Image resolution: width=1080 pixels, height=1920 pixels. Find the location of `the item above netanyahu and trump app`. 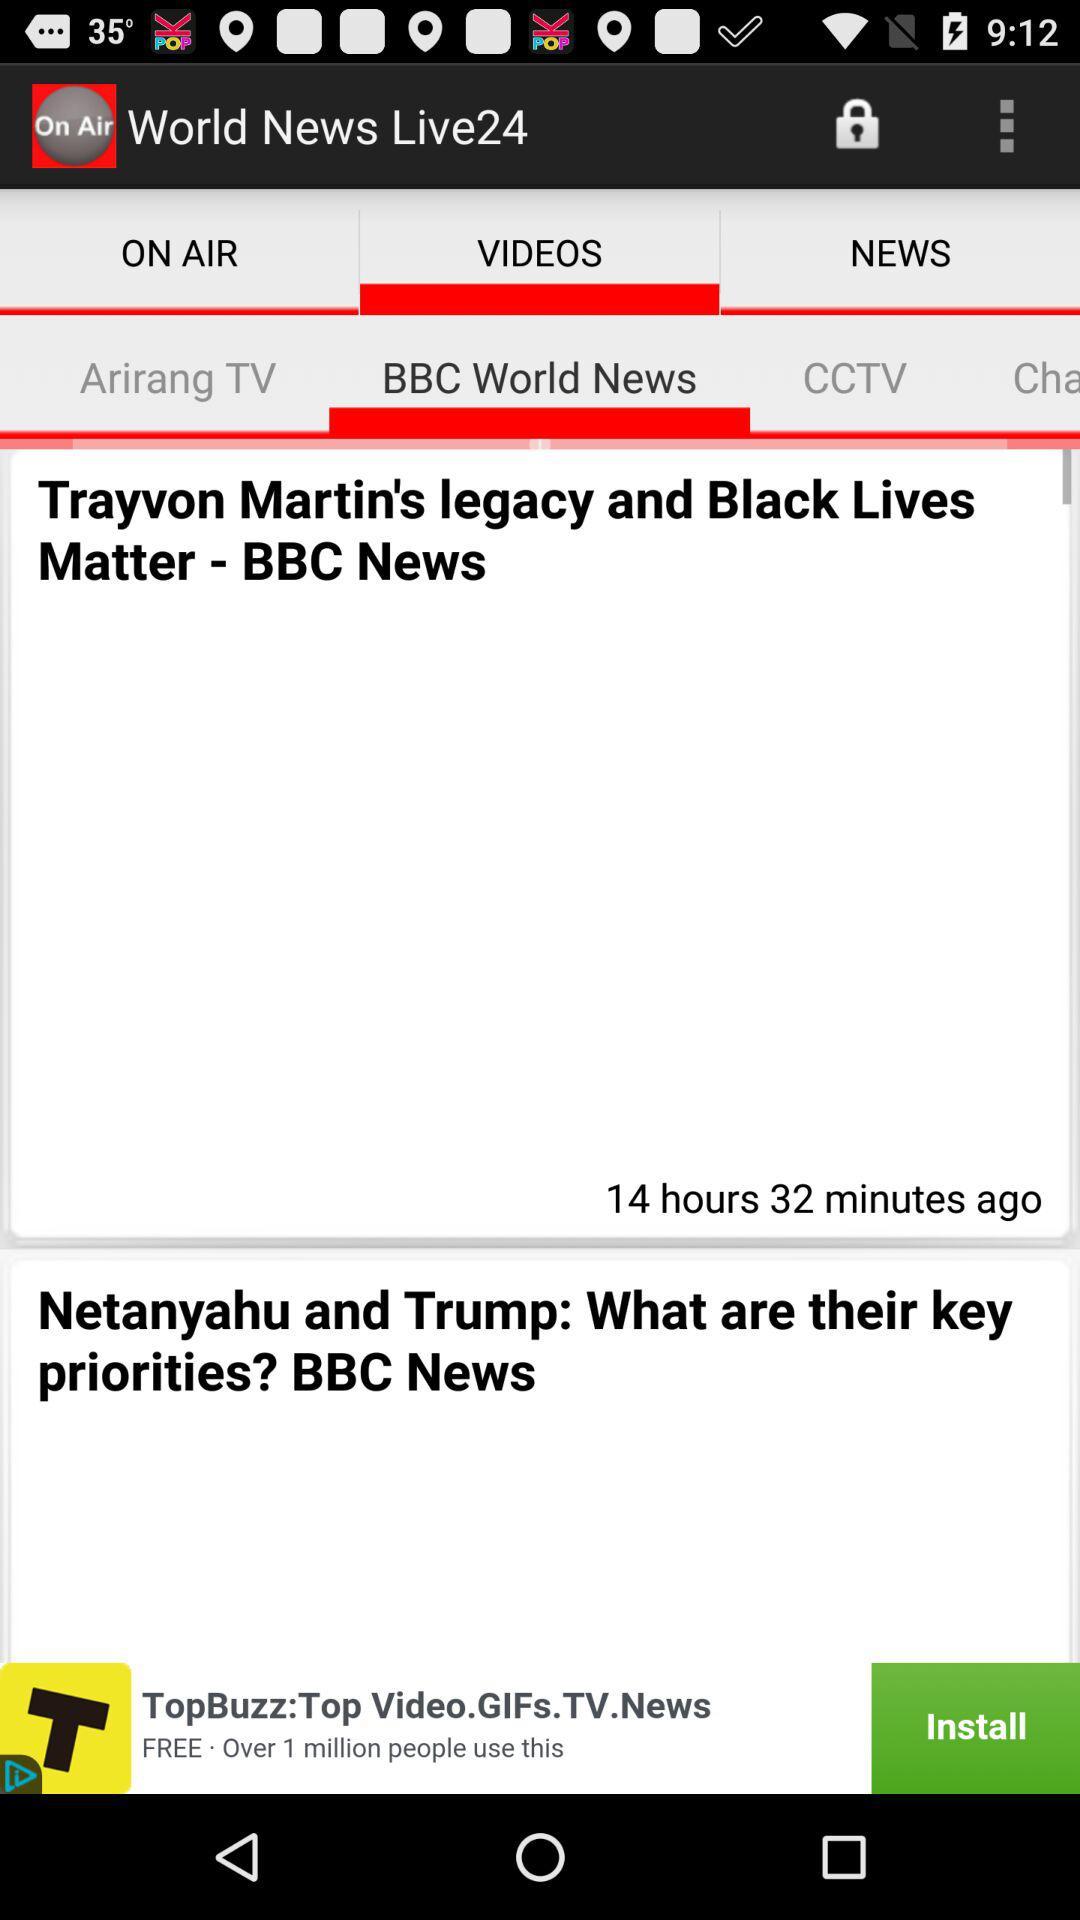

the item above netanyahu and trump app is located at coordinates (818, 1194).